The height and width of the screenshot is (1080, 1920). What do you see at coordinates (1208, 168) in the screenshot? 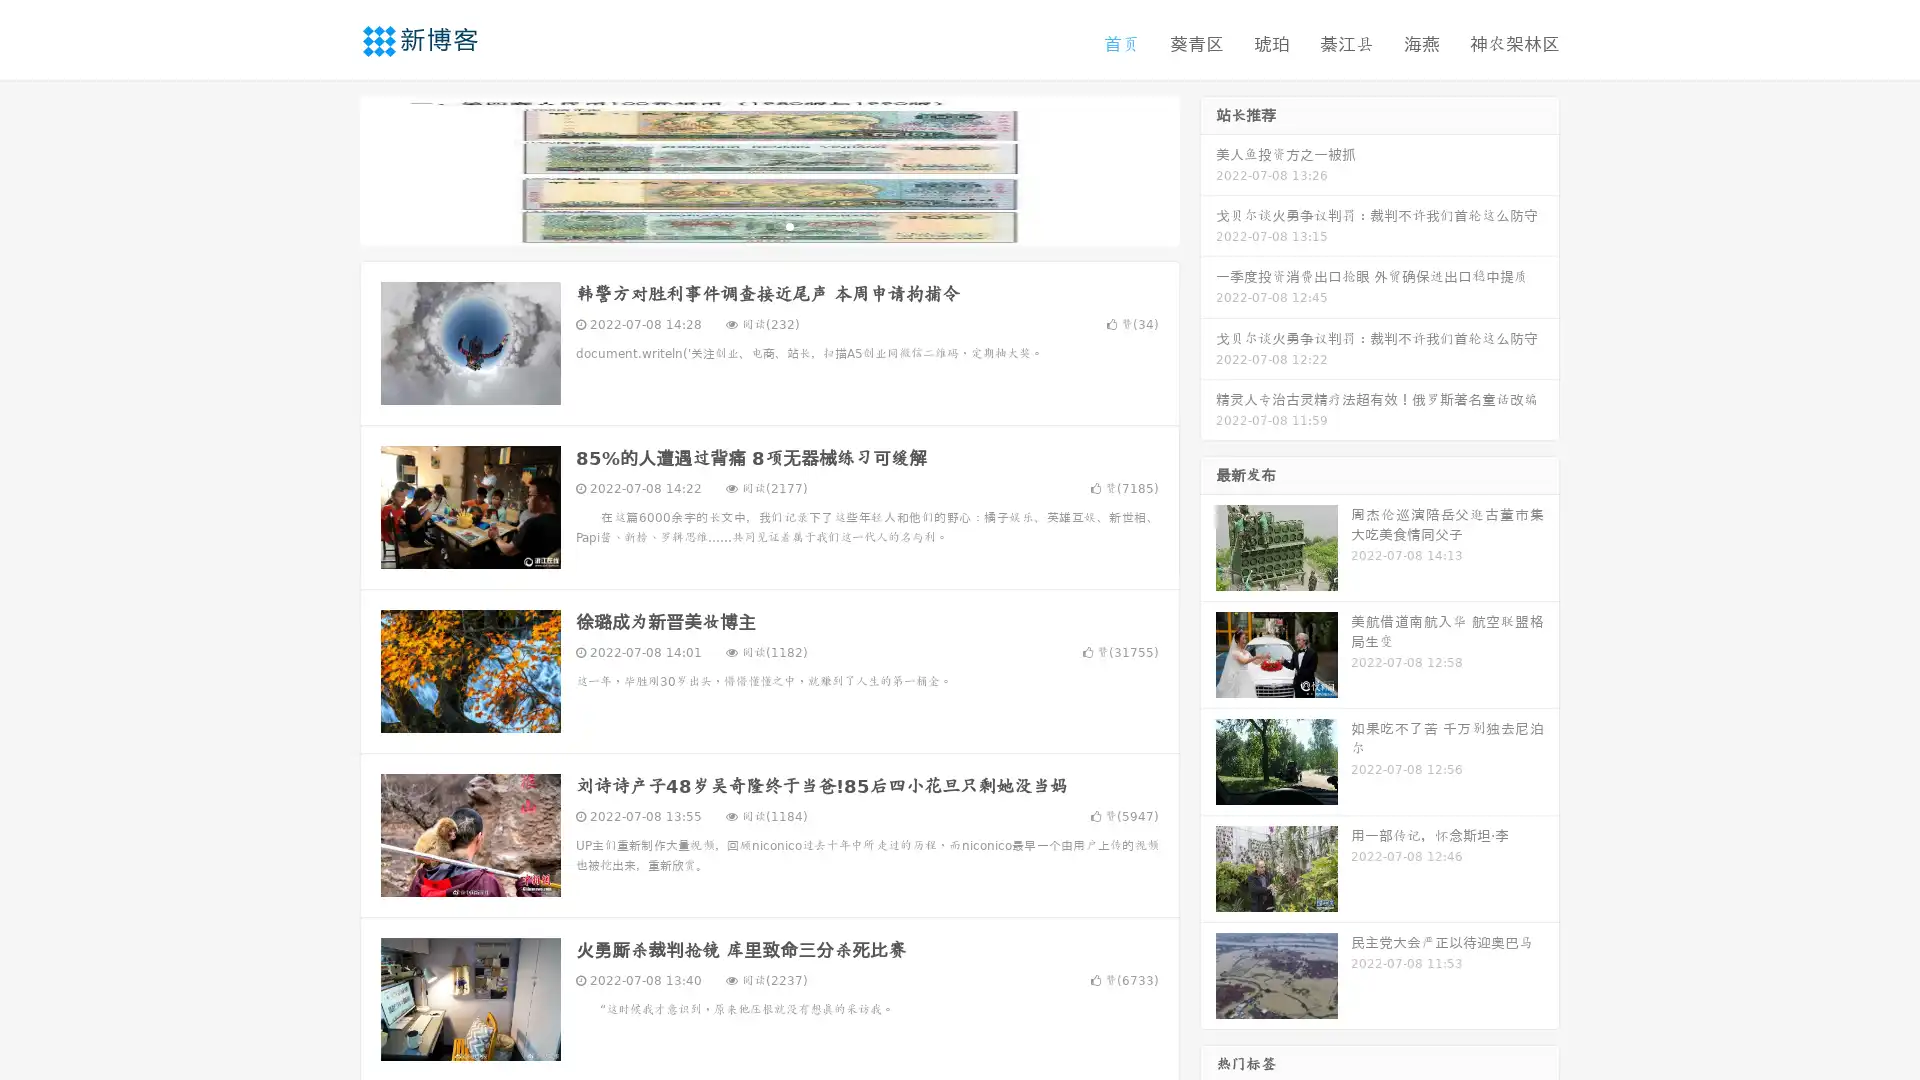
I see `Next slide` at bounding box center [1208, 168].